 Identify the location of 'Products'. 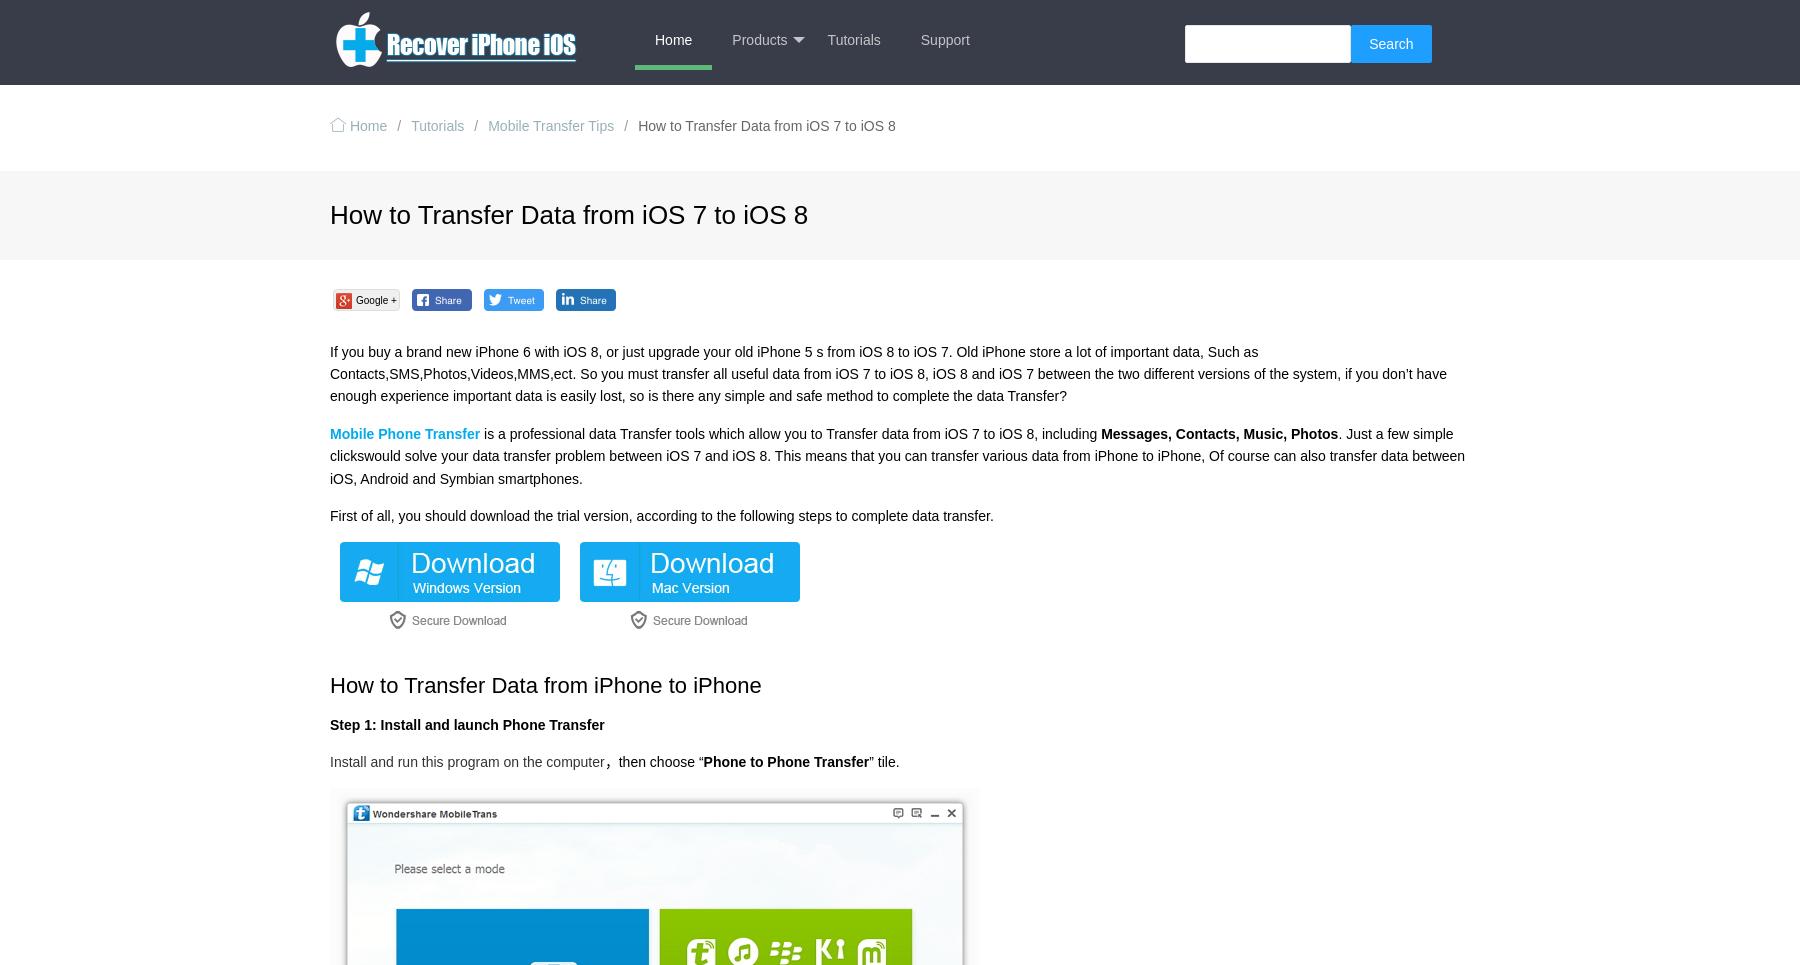
(758, 40).